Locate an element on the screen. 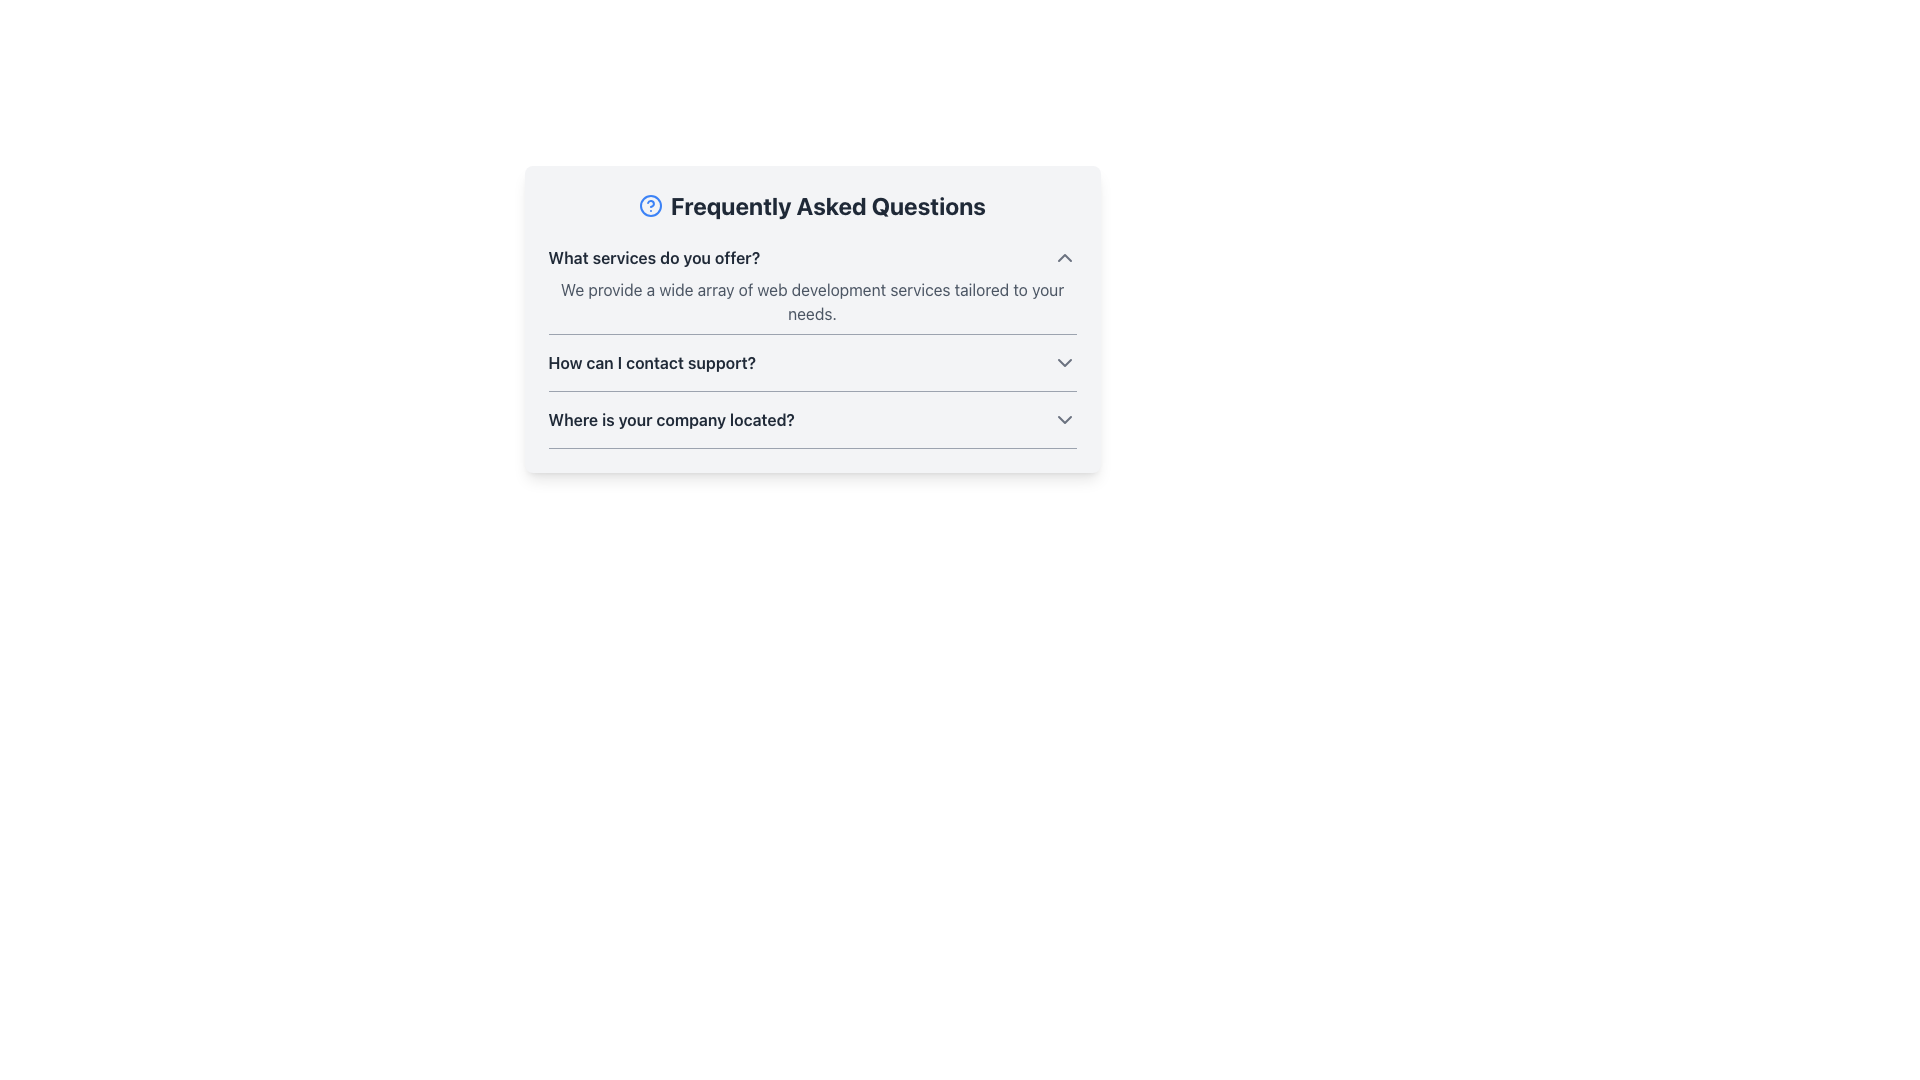 This screenshot has width=1920, height=1080. the third interactive FAQ question row is located at coordinates (812, 423).